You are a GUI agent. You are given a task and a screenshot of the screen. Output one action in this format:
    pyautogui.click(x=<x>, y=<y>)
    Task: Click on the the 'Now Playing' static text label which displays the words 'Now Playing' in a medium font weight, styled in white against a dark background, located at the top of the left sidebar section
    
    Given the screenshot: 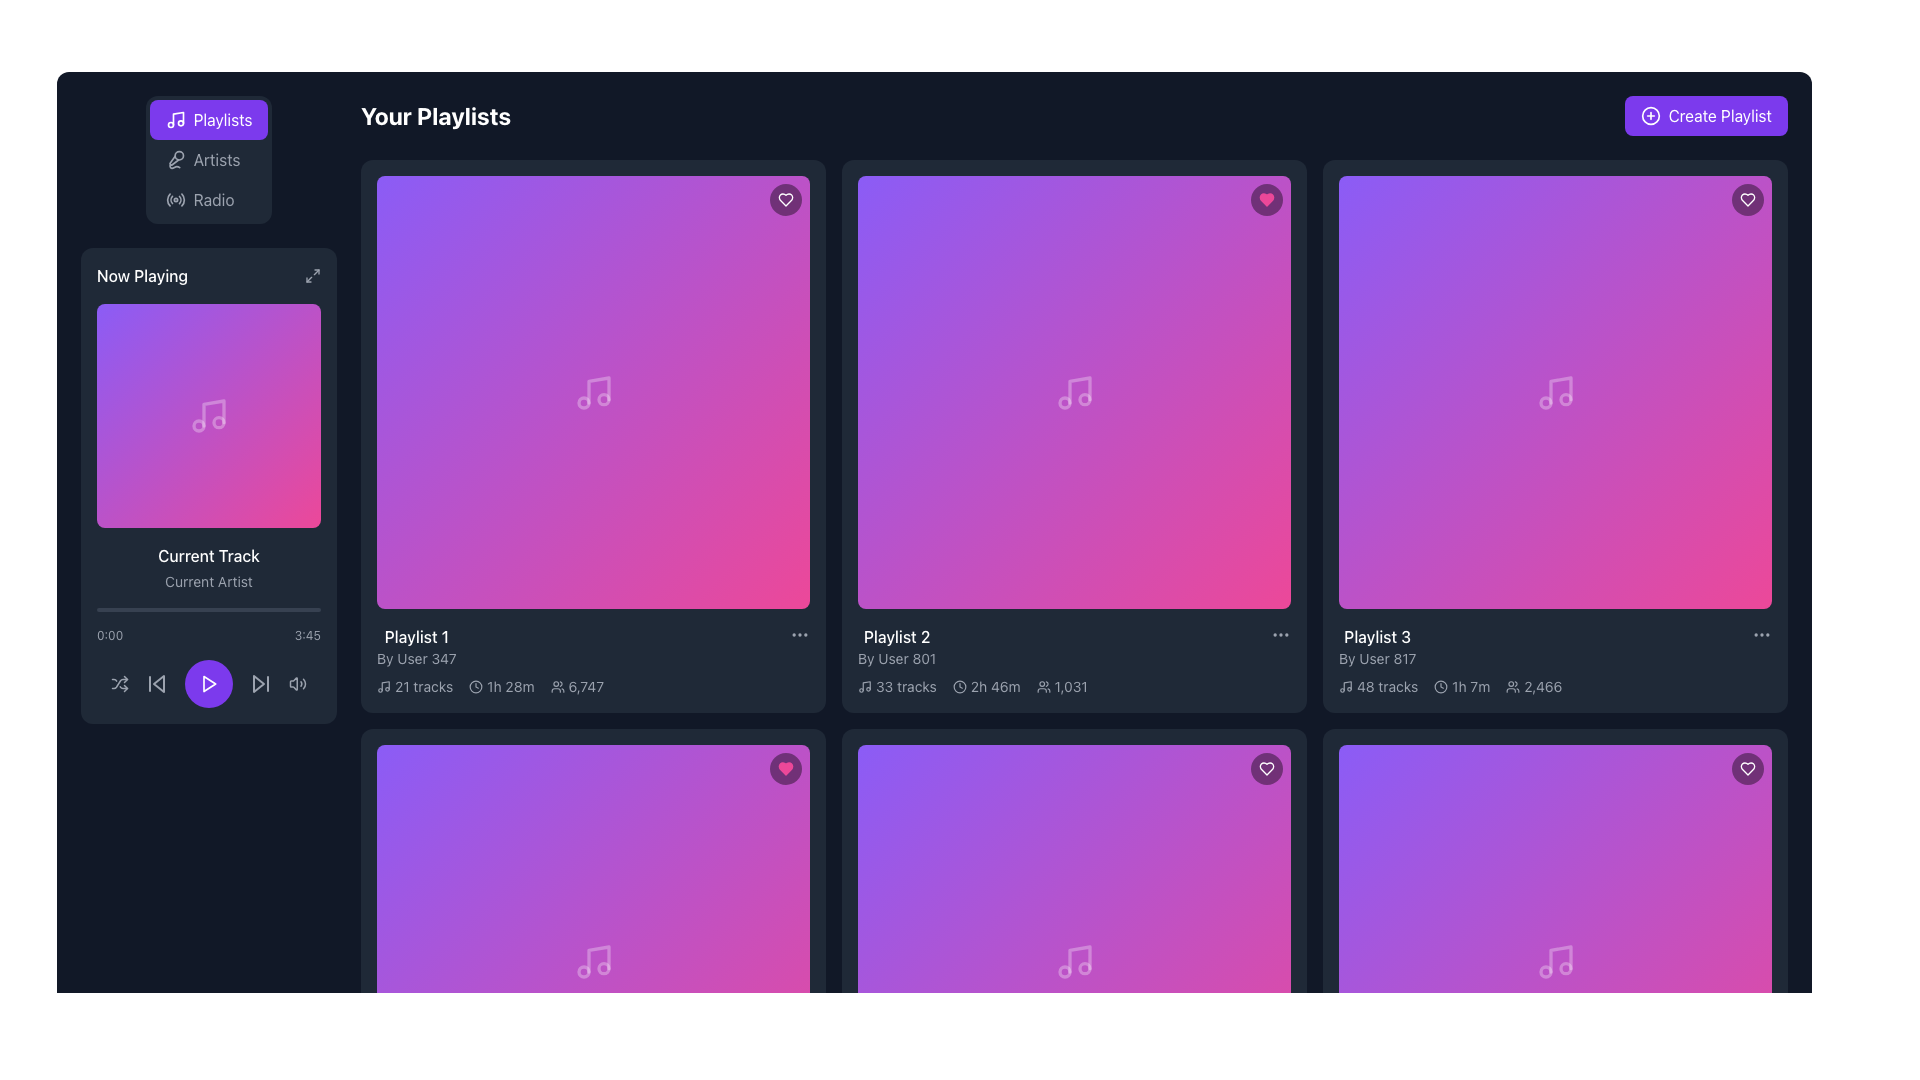 What is the action you would take?
    pyautogui.click(x=141, y=276)
    